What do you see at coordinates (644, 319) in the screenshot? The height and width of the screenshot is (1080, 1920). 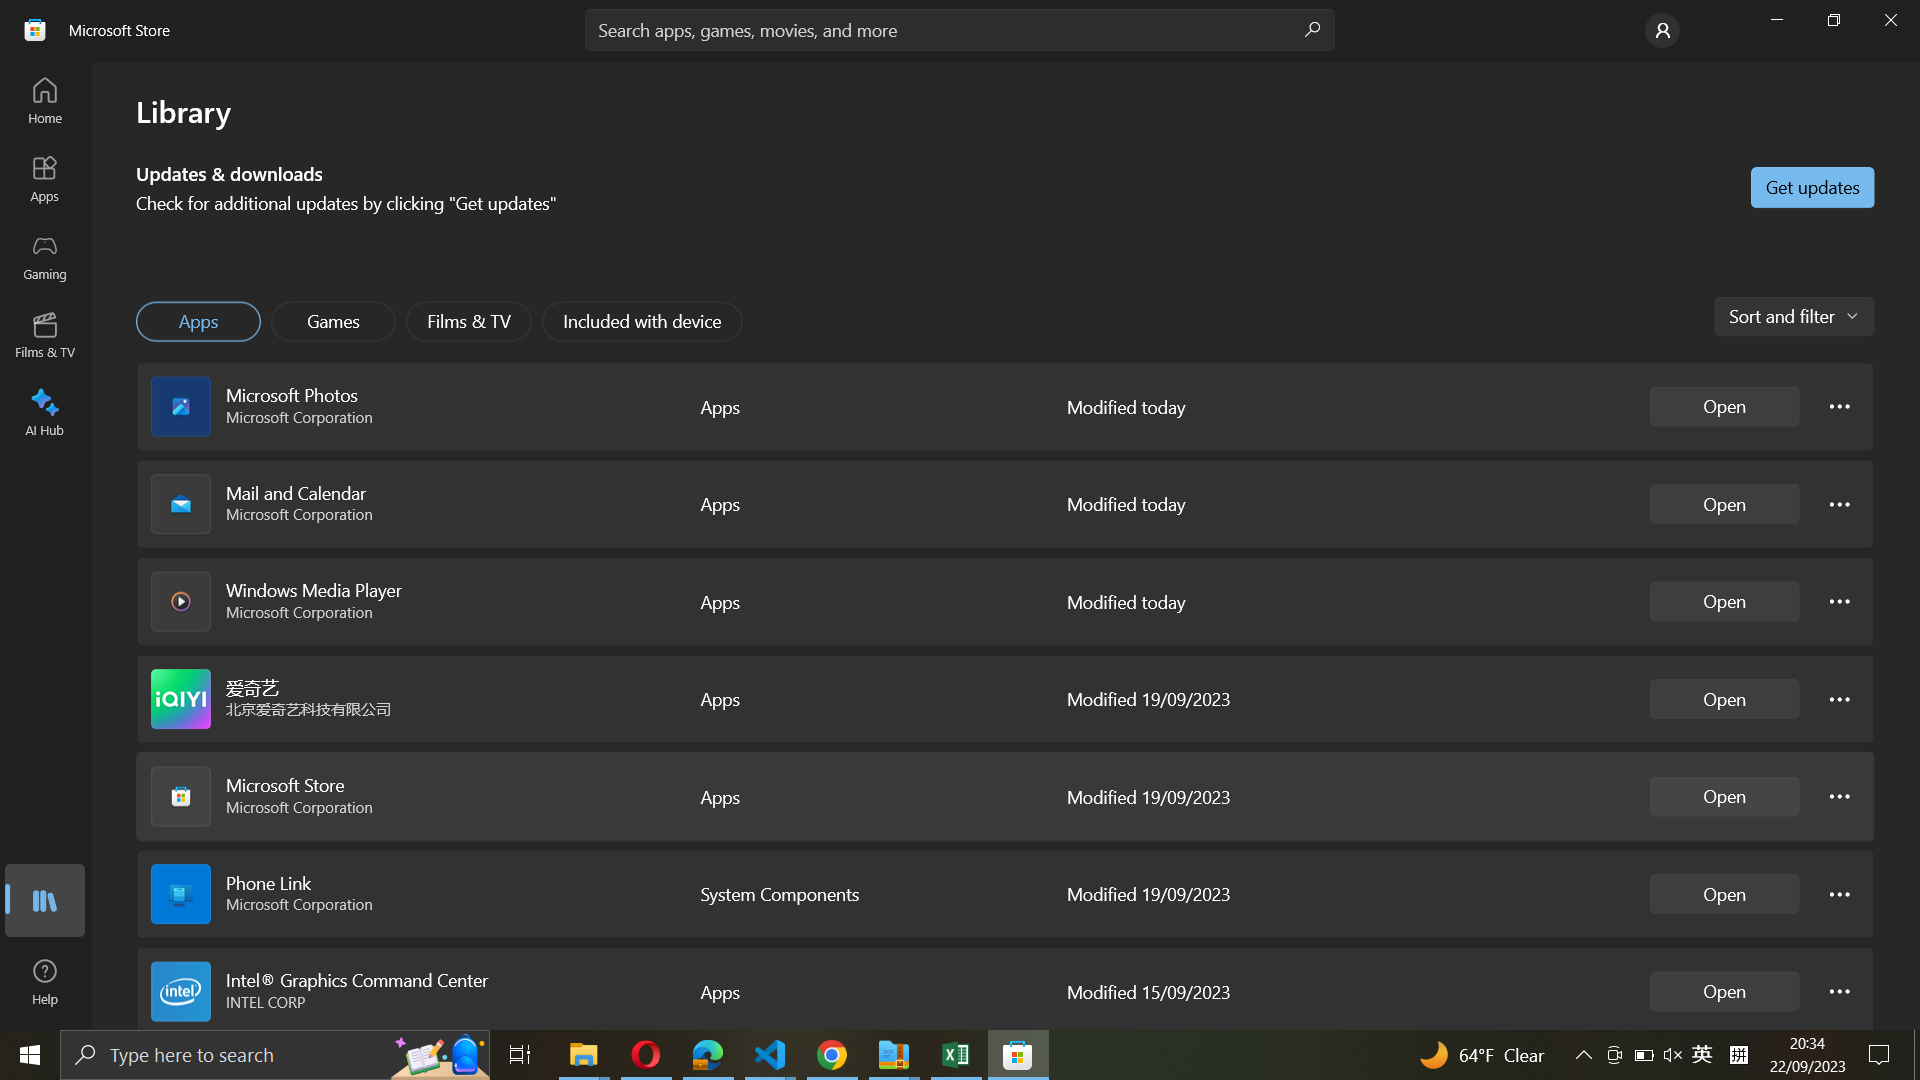 I see `Included with device` at bounding box center [644, 319].